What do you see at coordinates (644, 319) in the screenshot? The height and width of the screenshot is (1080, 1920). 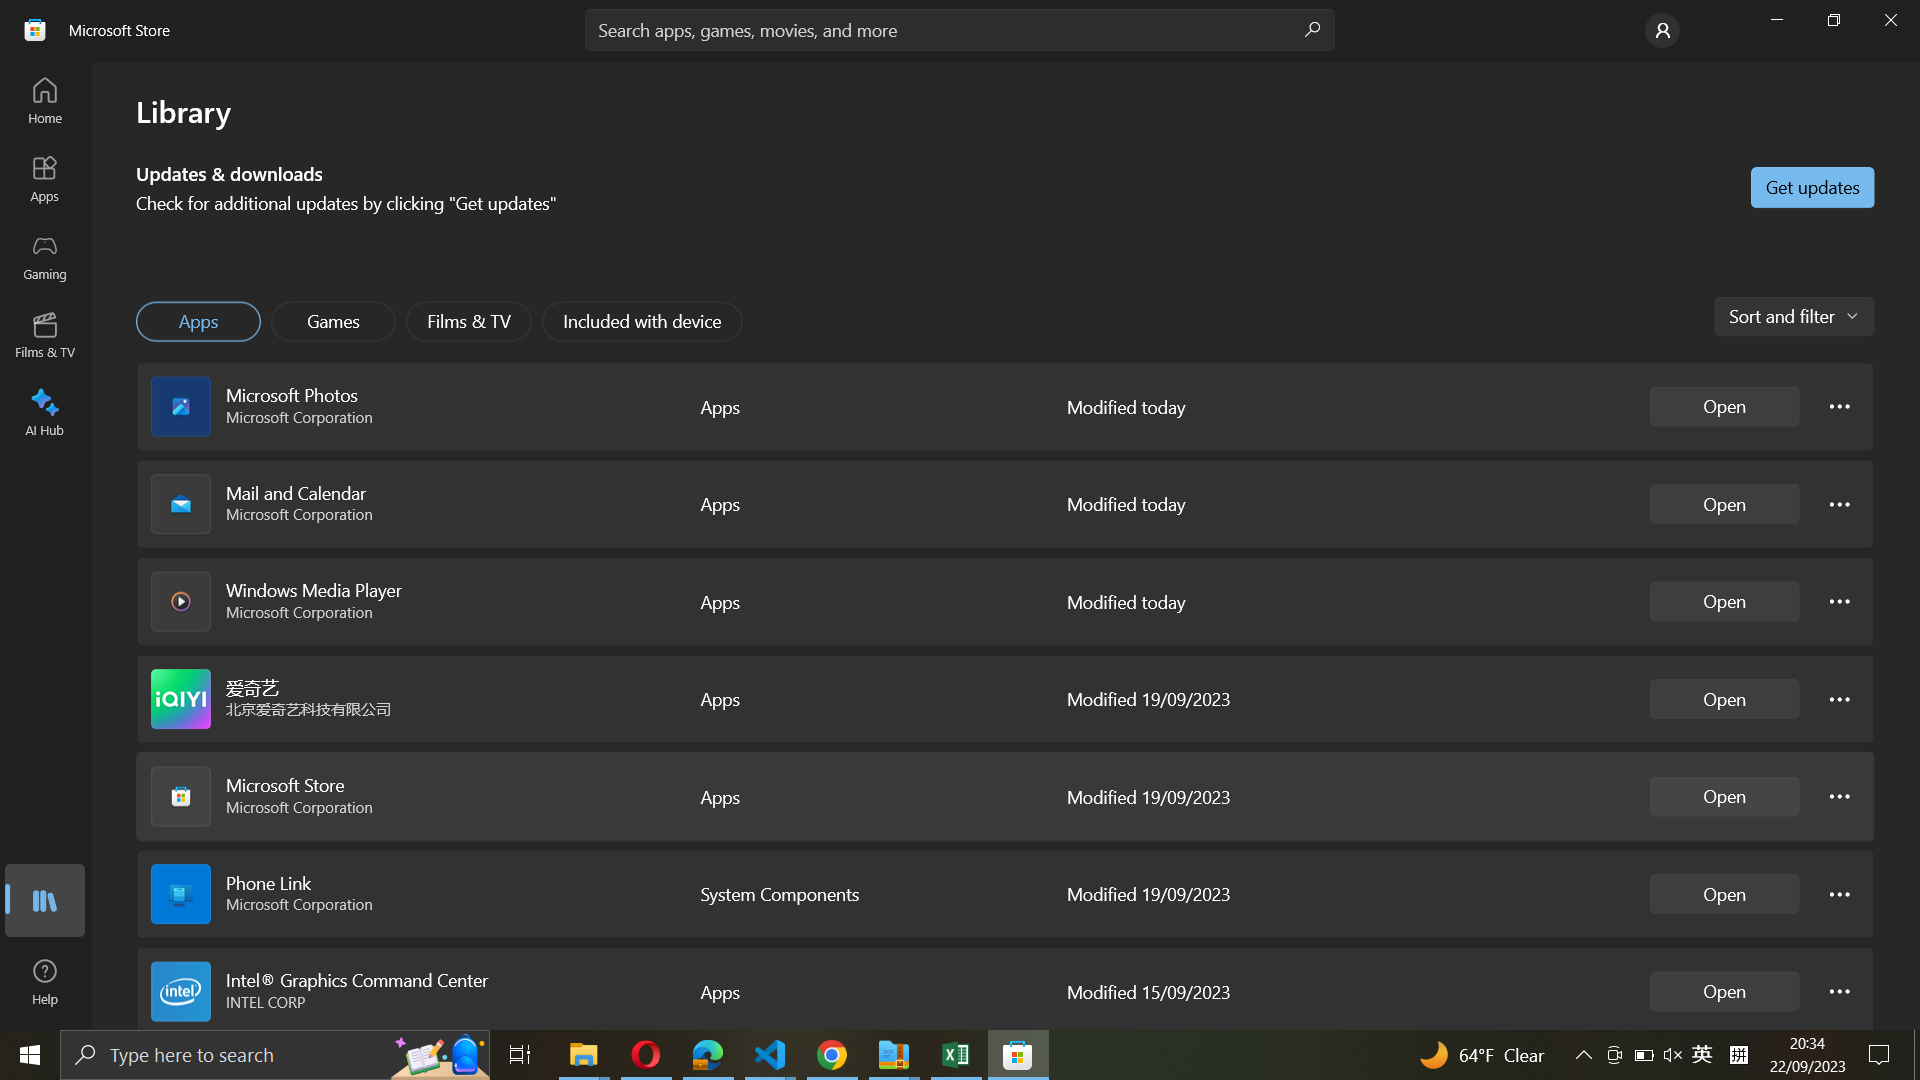 I see `Included with device` at bounding box center [644, 319].